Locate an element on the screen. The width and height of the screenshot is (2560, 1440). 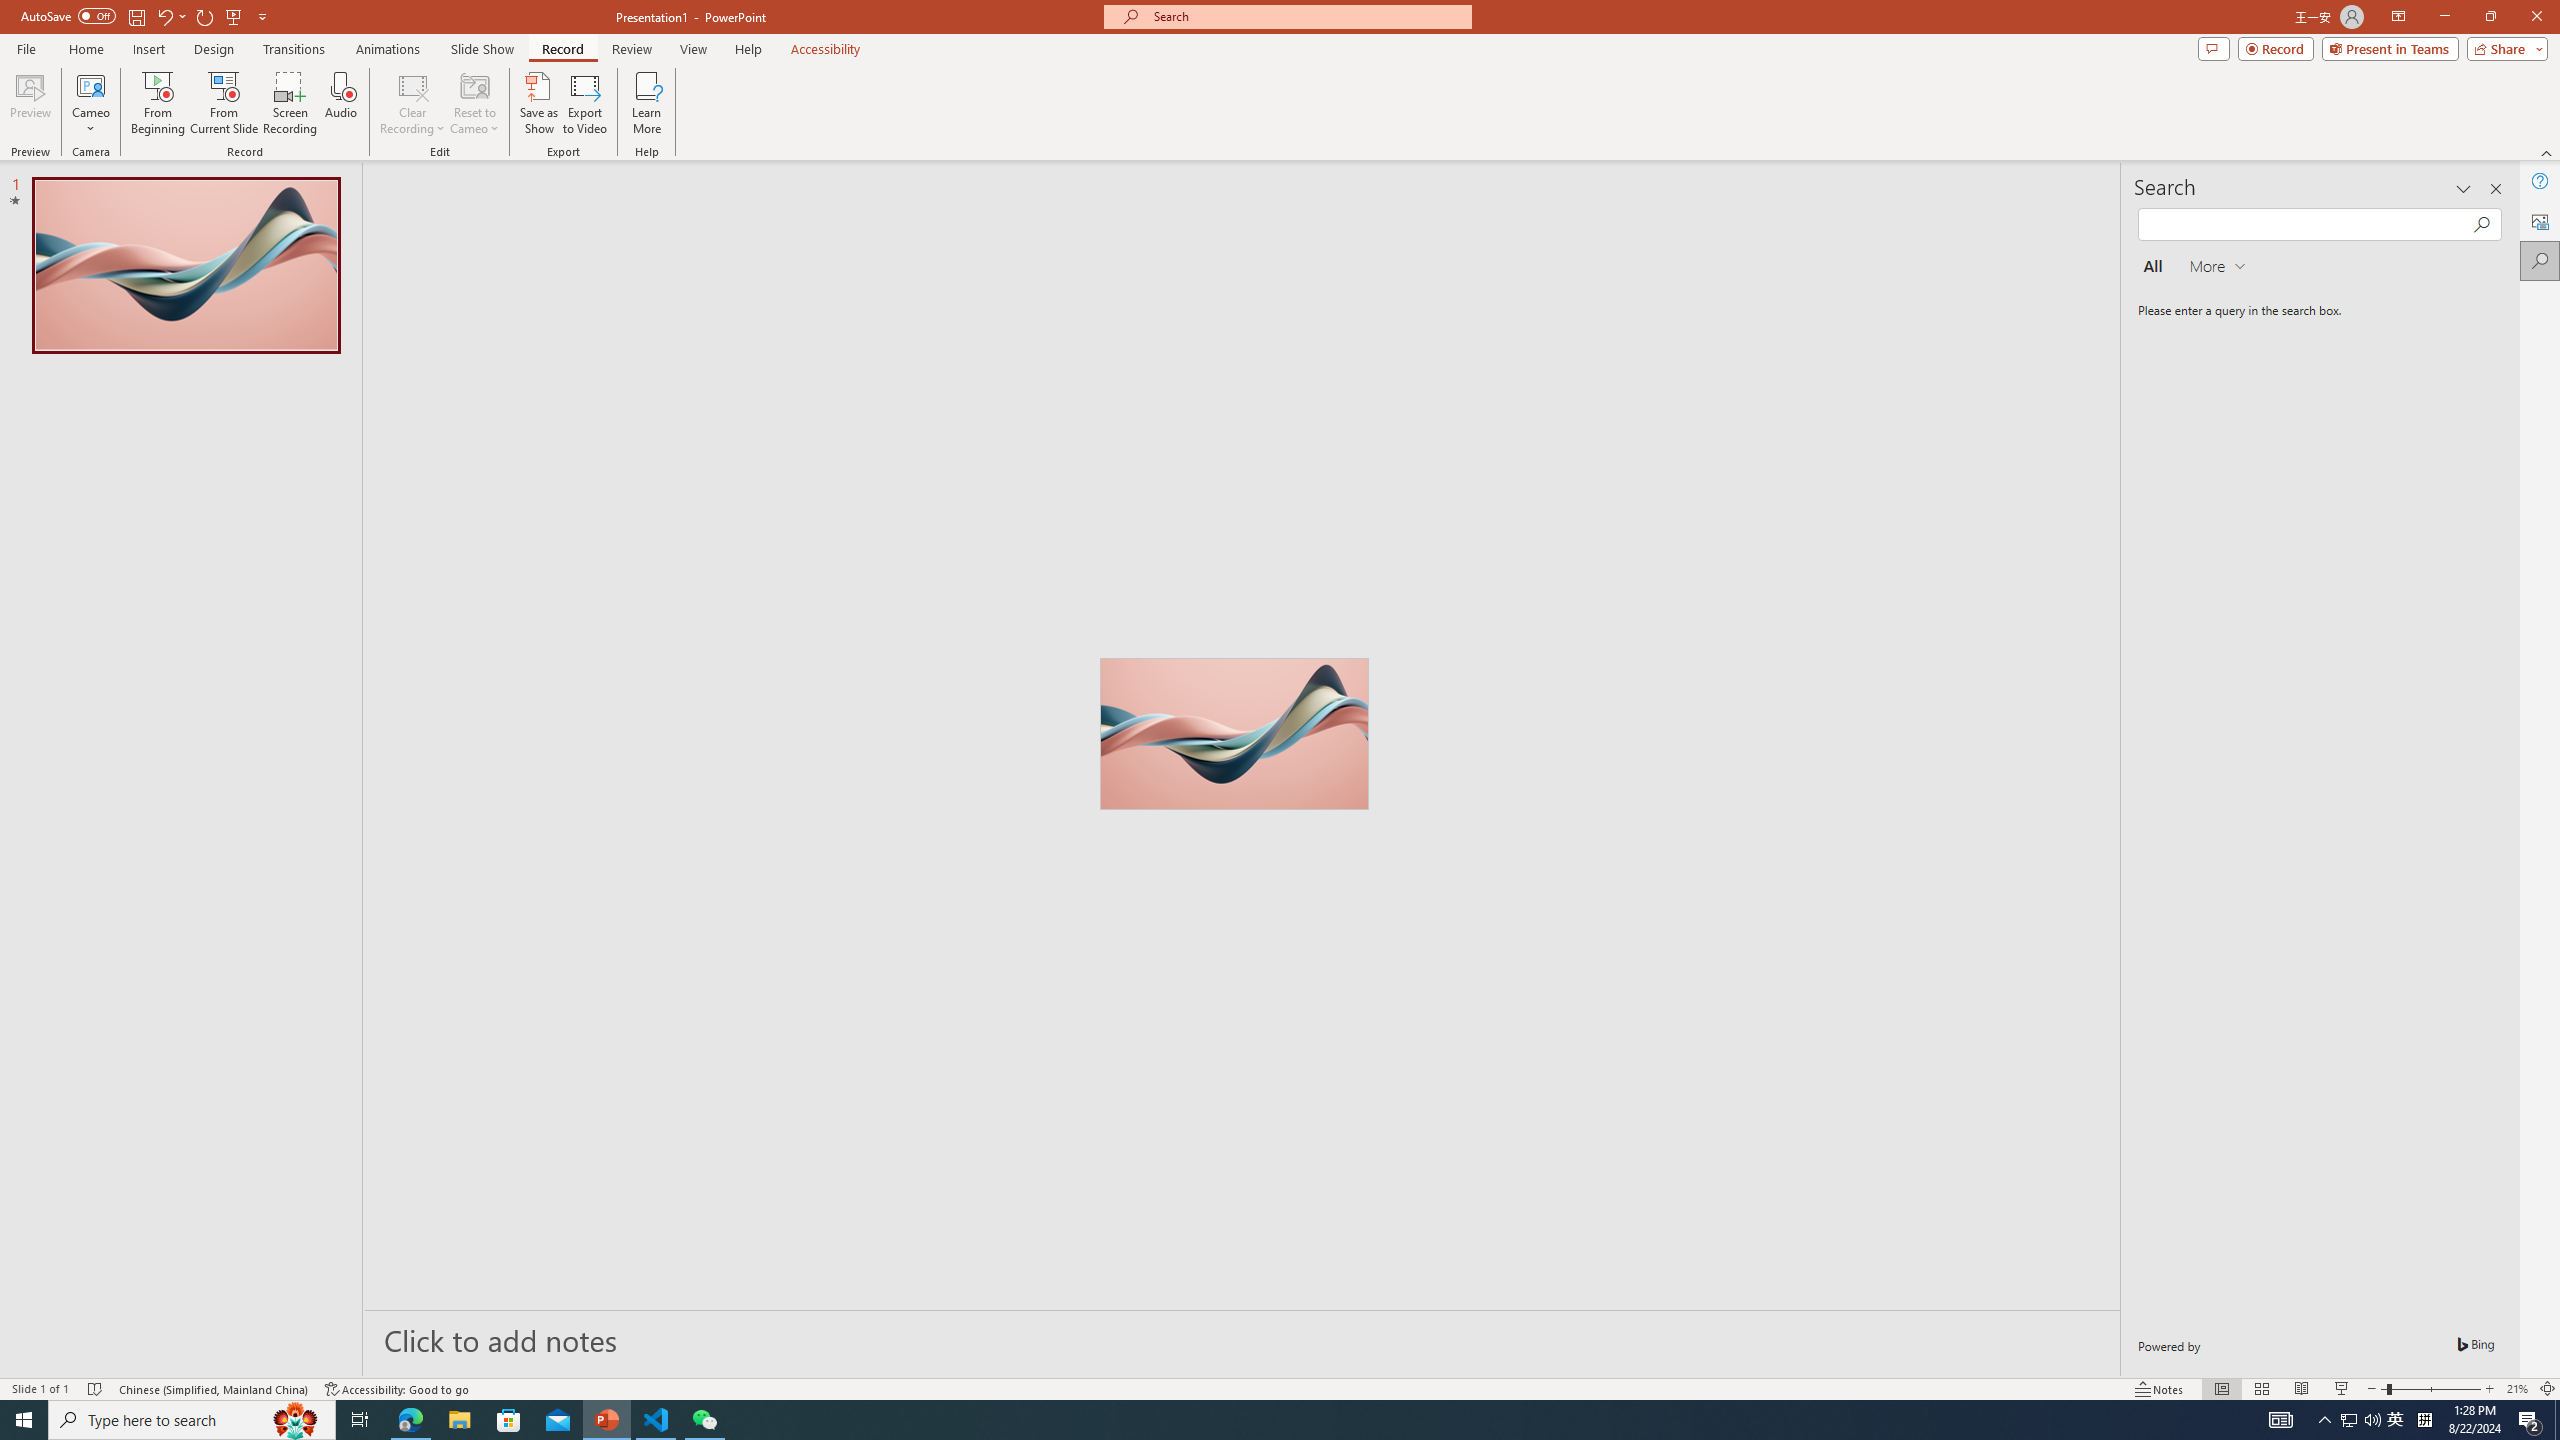
'Screen Recording' is located at coordinates (289, 103).